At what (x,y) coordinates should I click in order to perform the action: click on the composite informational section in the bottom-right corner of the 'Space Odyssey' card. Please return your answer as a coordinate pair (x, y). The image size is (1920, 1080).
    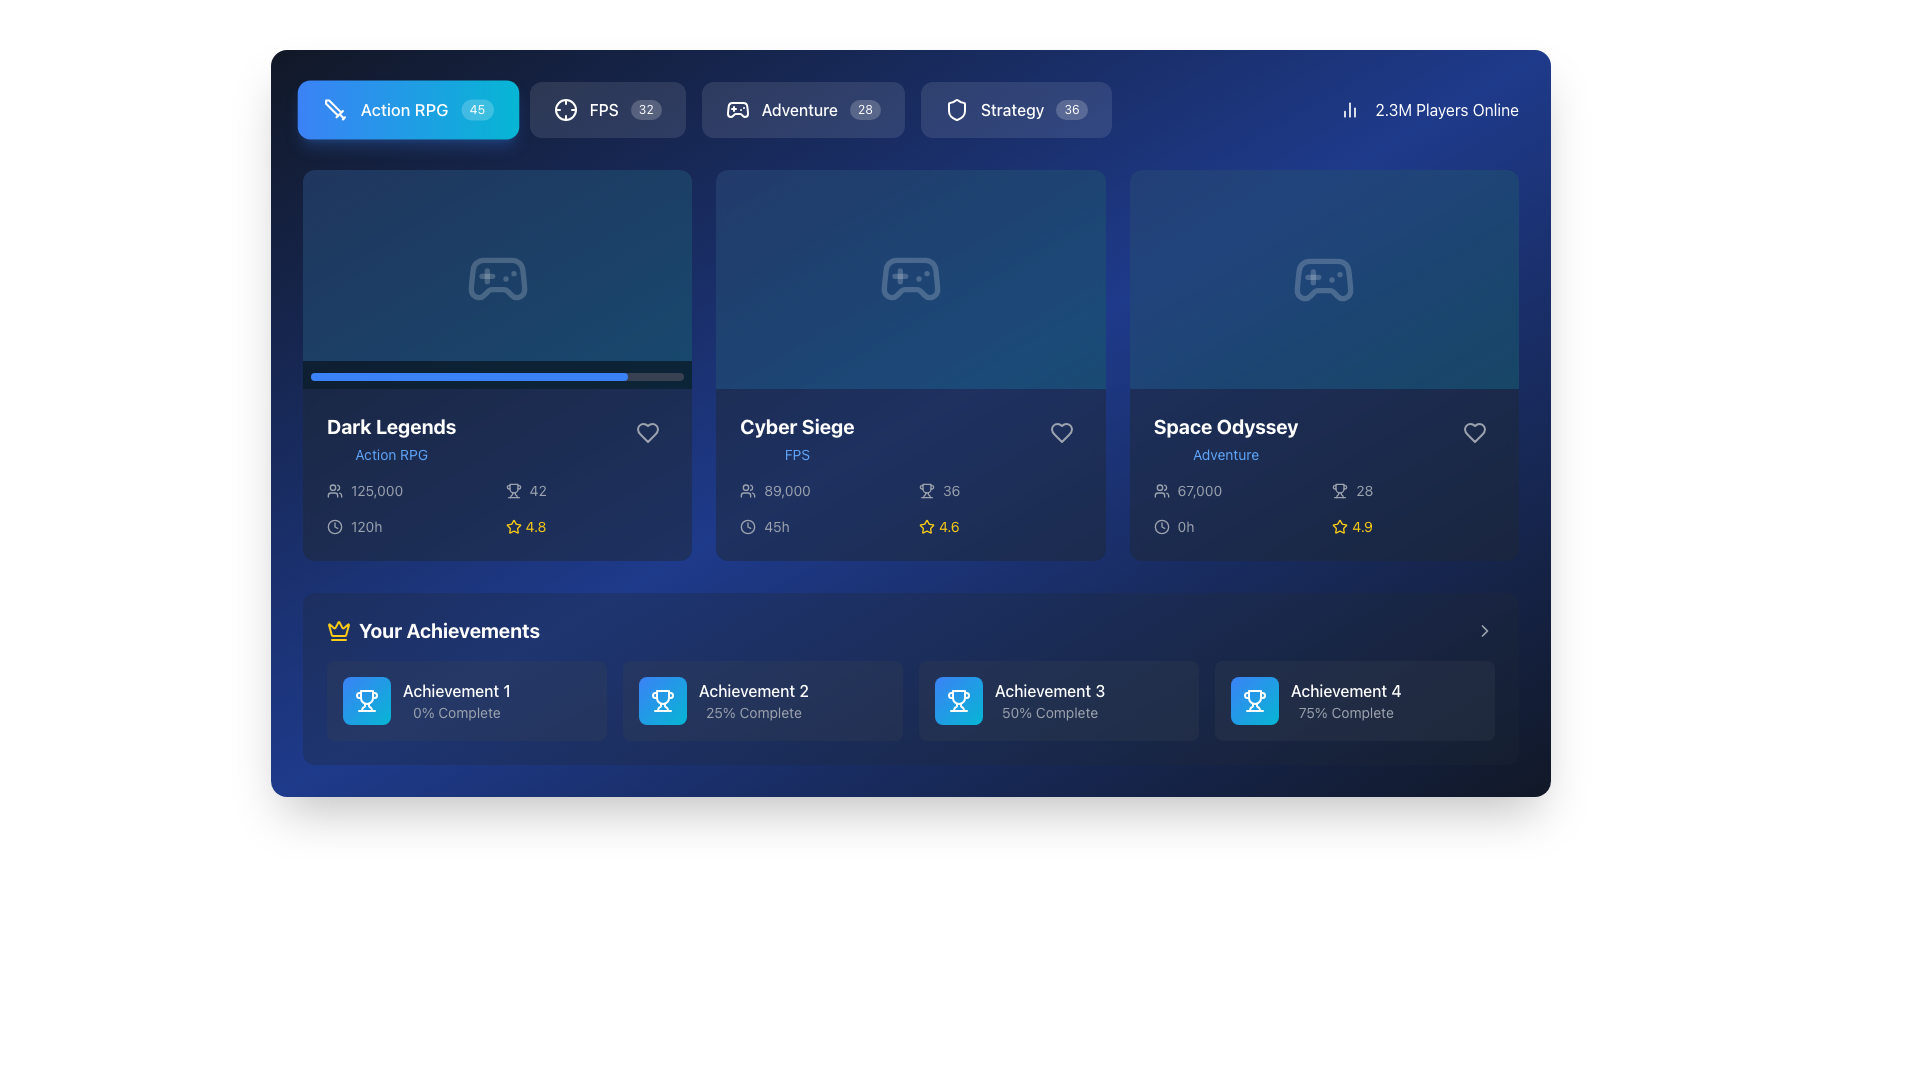
    Looking at the image, I should click on (1324, 508).